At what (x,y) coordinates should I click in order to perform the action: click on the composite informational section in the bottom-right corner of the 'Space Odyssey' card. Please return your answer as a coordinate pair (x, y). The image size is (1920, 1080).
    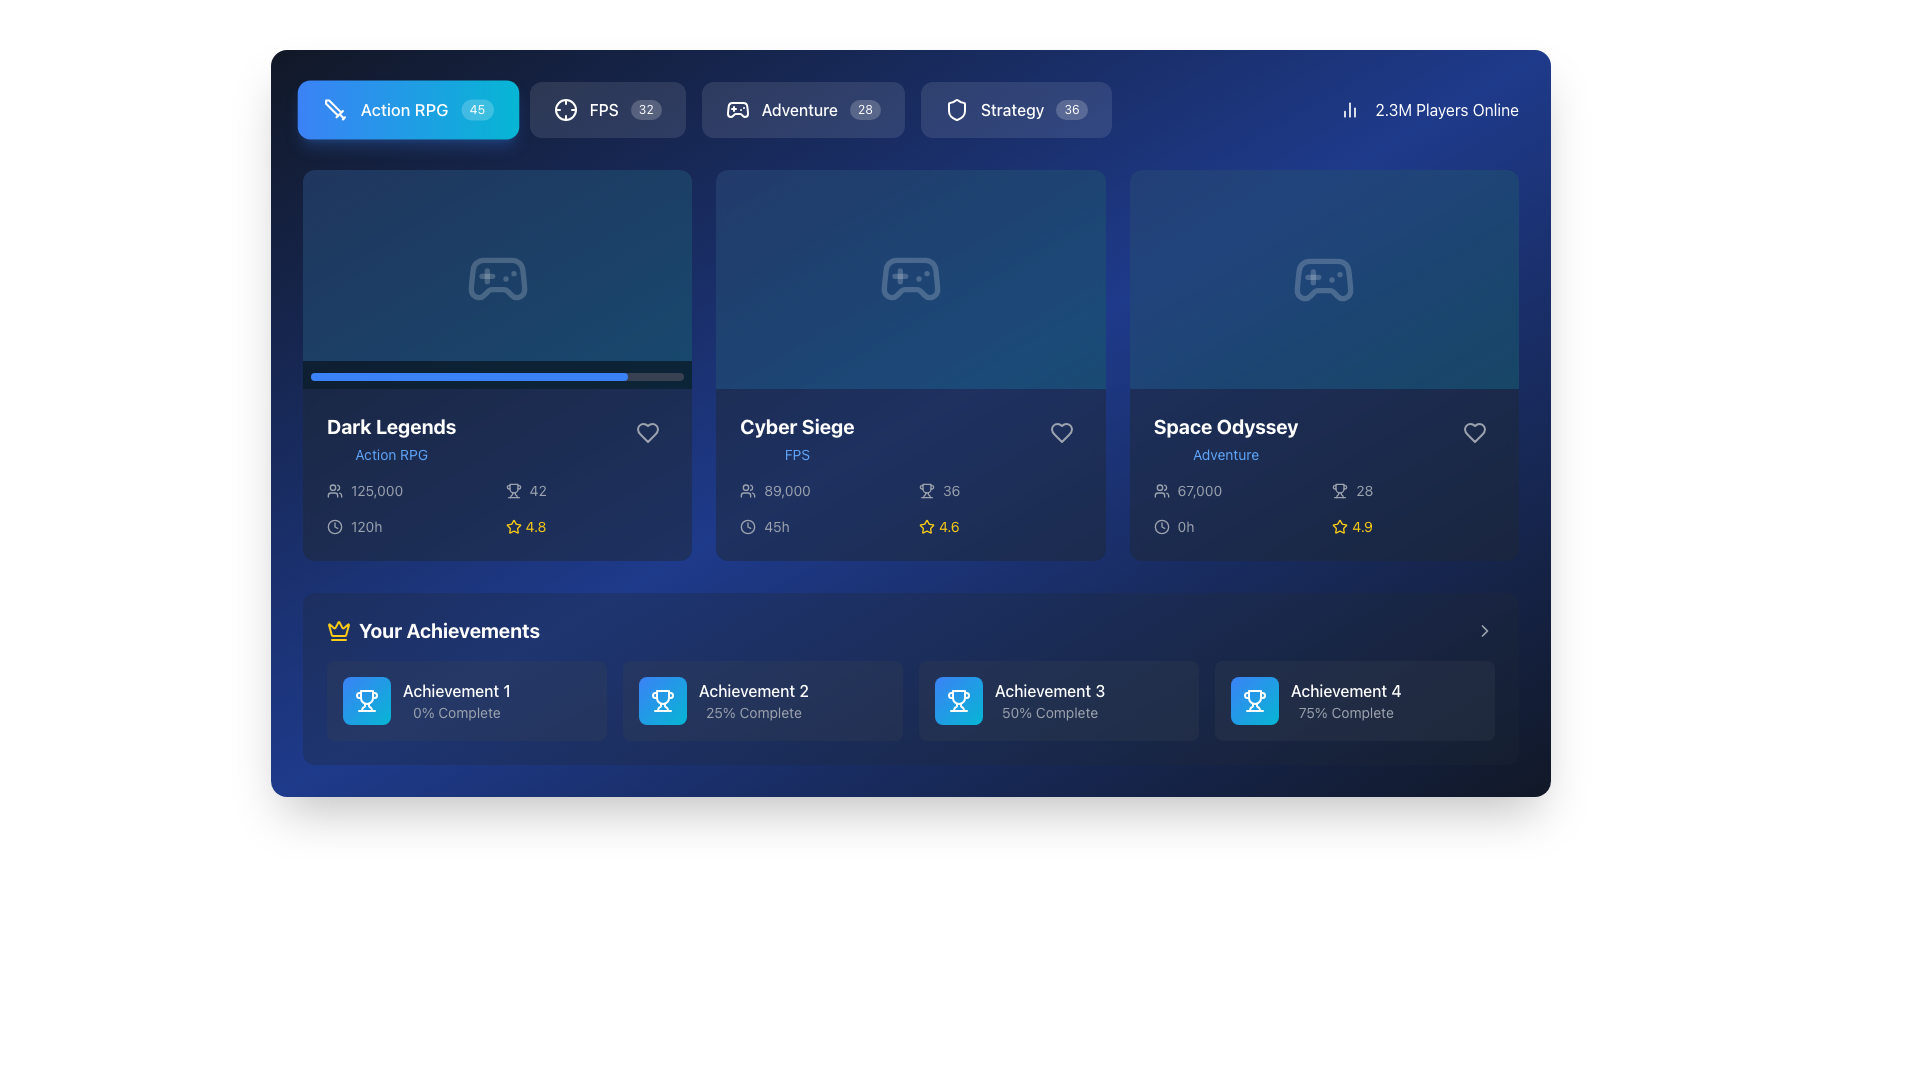
    Looking at the image, I should click on (1324, 508).